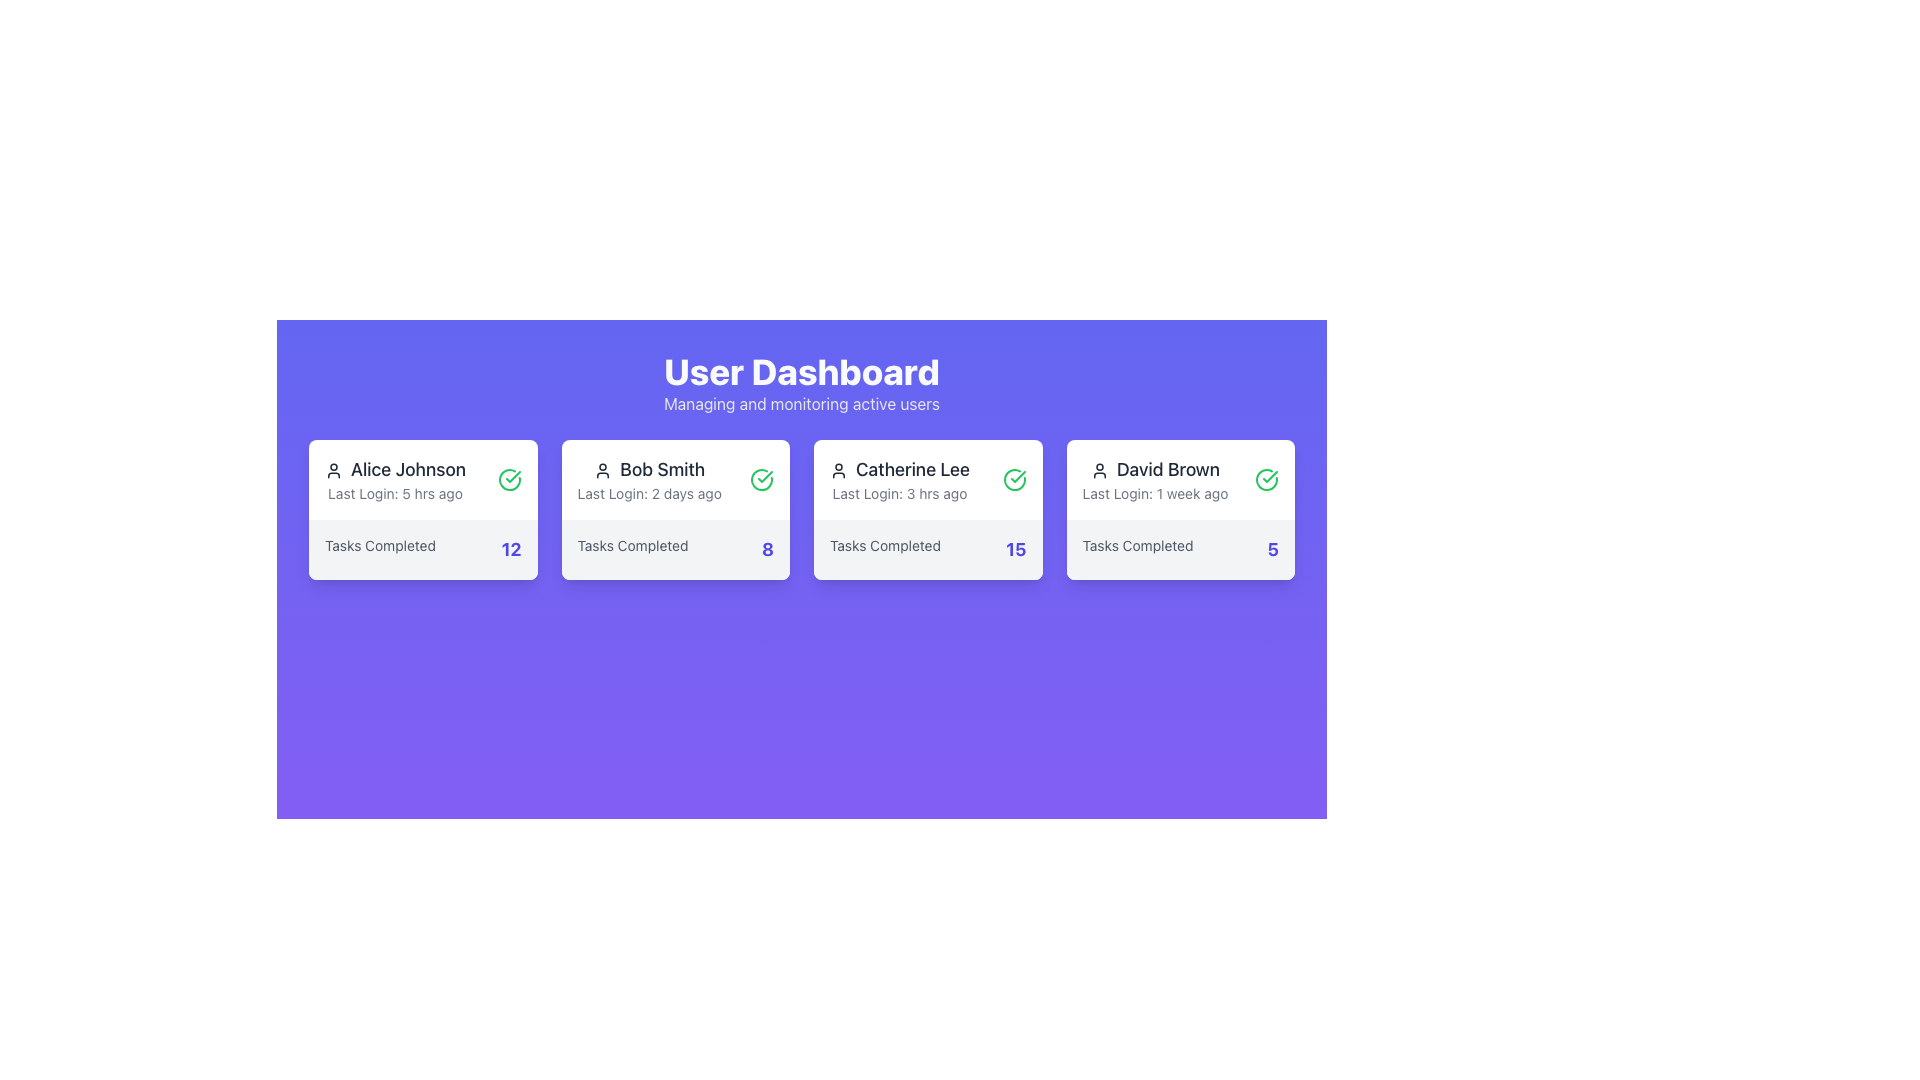 The height and width of the screenshot is (1080, 1920). I want to click on the styling of the 'completed' or 'verified' status icon for user 'David Brown', which is located at the top-right corner of the corresponding card, so click(1266, 479).